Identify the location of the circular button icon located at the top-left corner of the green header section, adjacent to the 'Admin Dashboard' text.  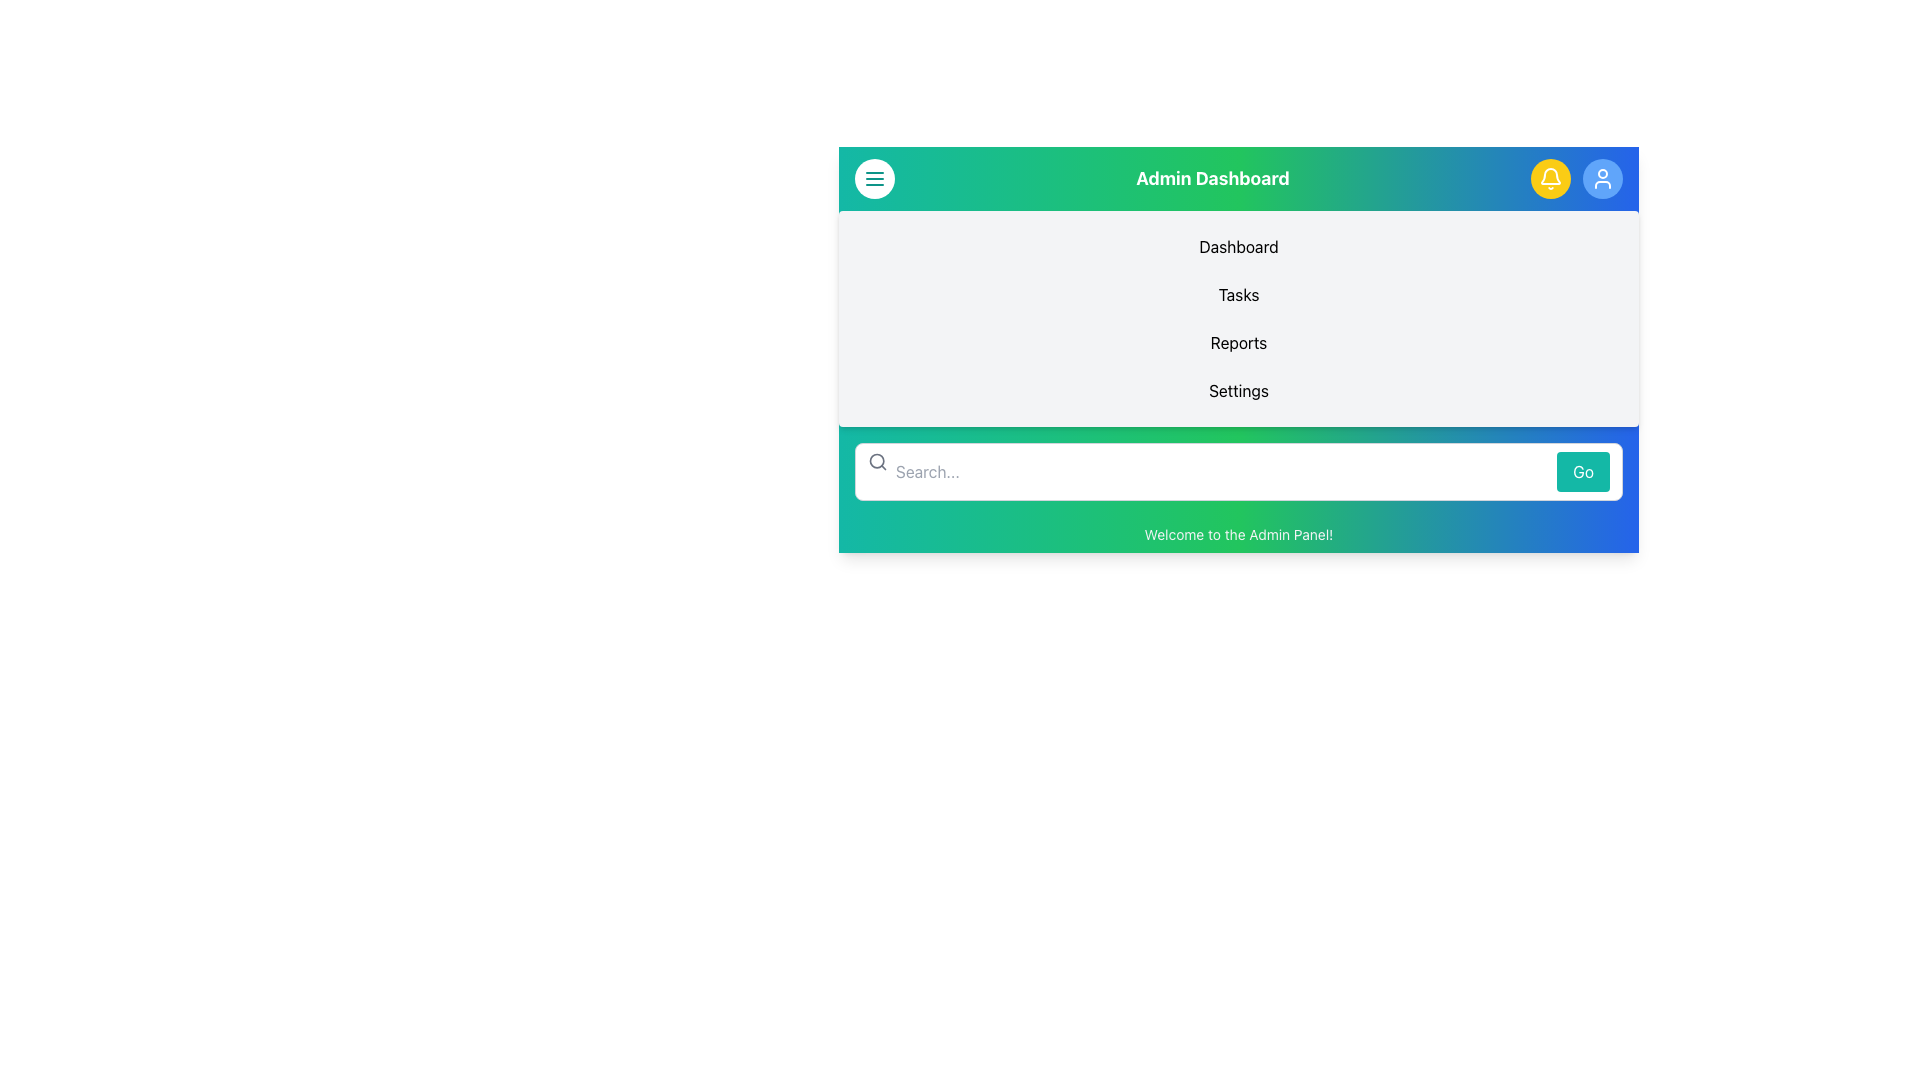
(874, 177).